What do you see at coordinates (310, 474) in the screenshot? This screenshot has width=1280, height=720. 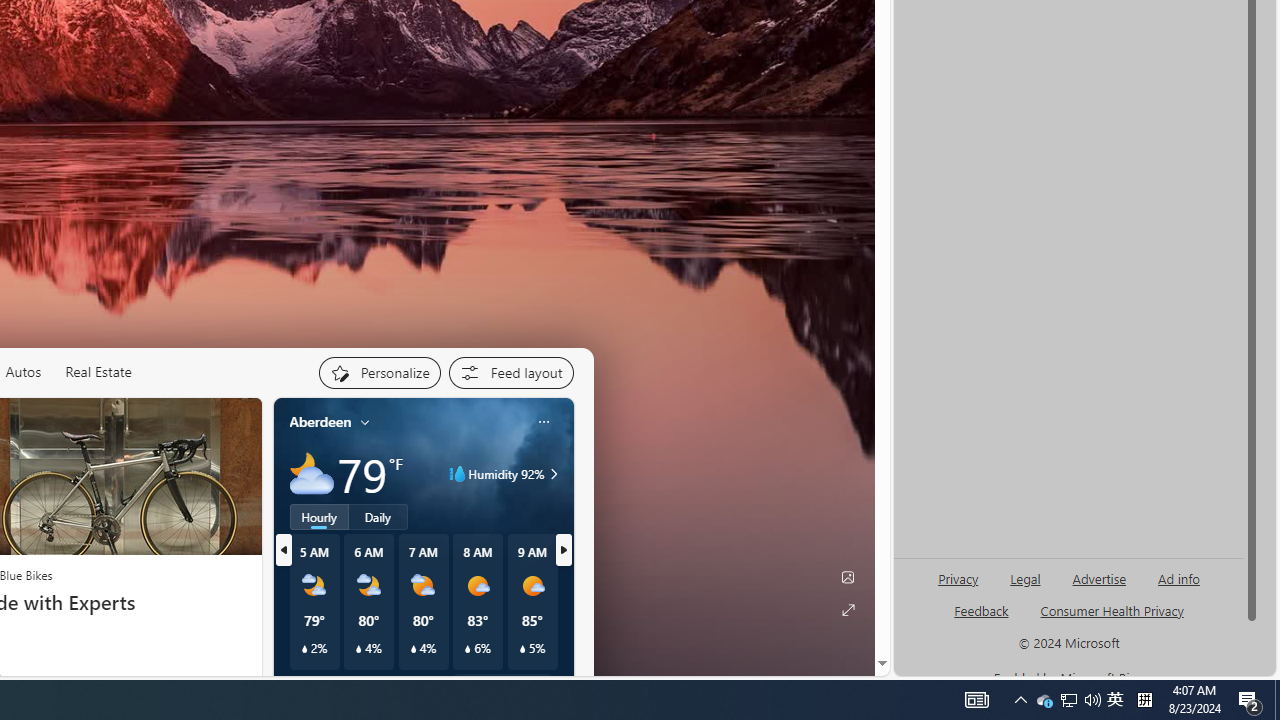 I see `'Mostly cloudy'` at bounding box center [310, 474].